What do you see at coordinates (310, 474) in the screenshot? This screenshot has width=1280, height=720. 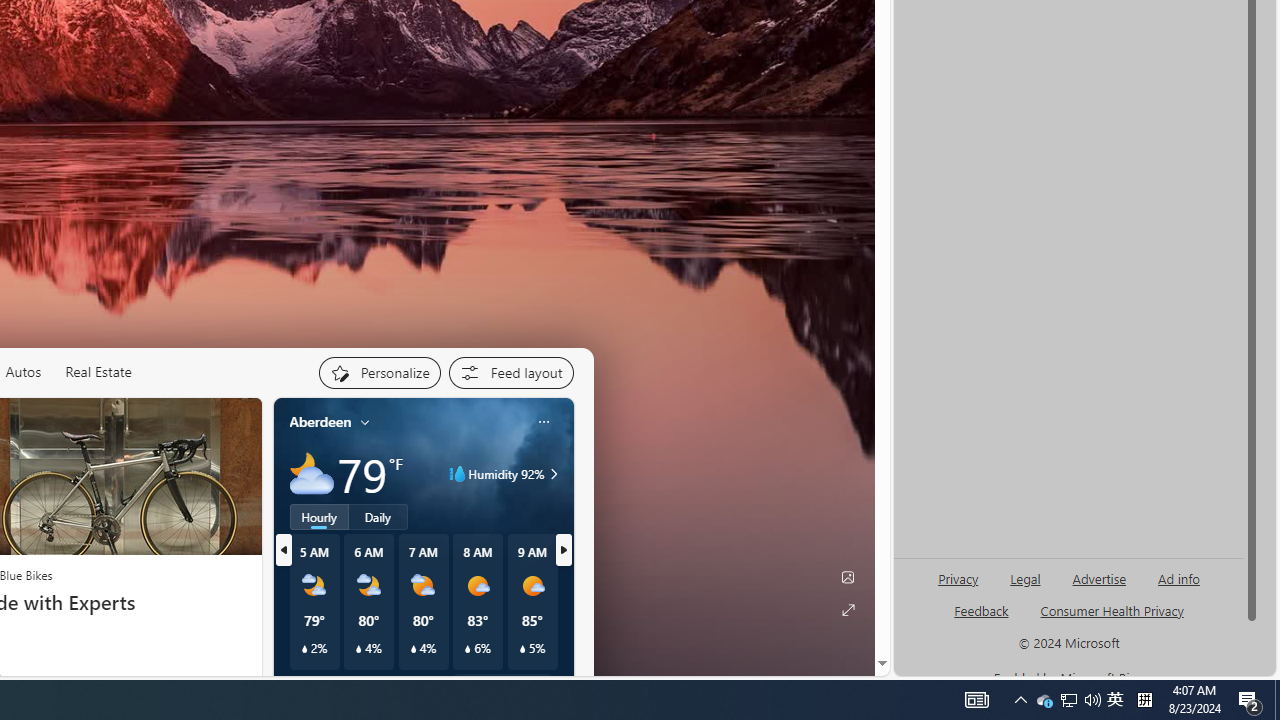 I see `'Mostly cloudy'` at bounding box center [310, 474].